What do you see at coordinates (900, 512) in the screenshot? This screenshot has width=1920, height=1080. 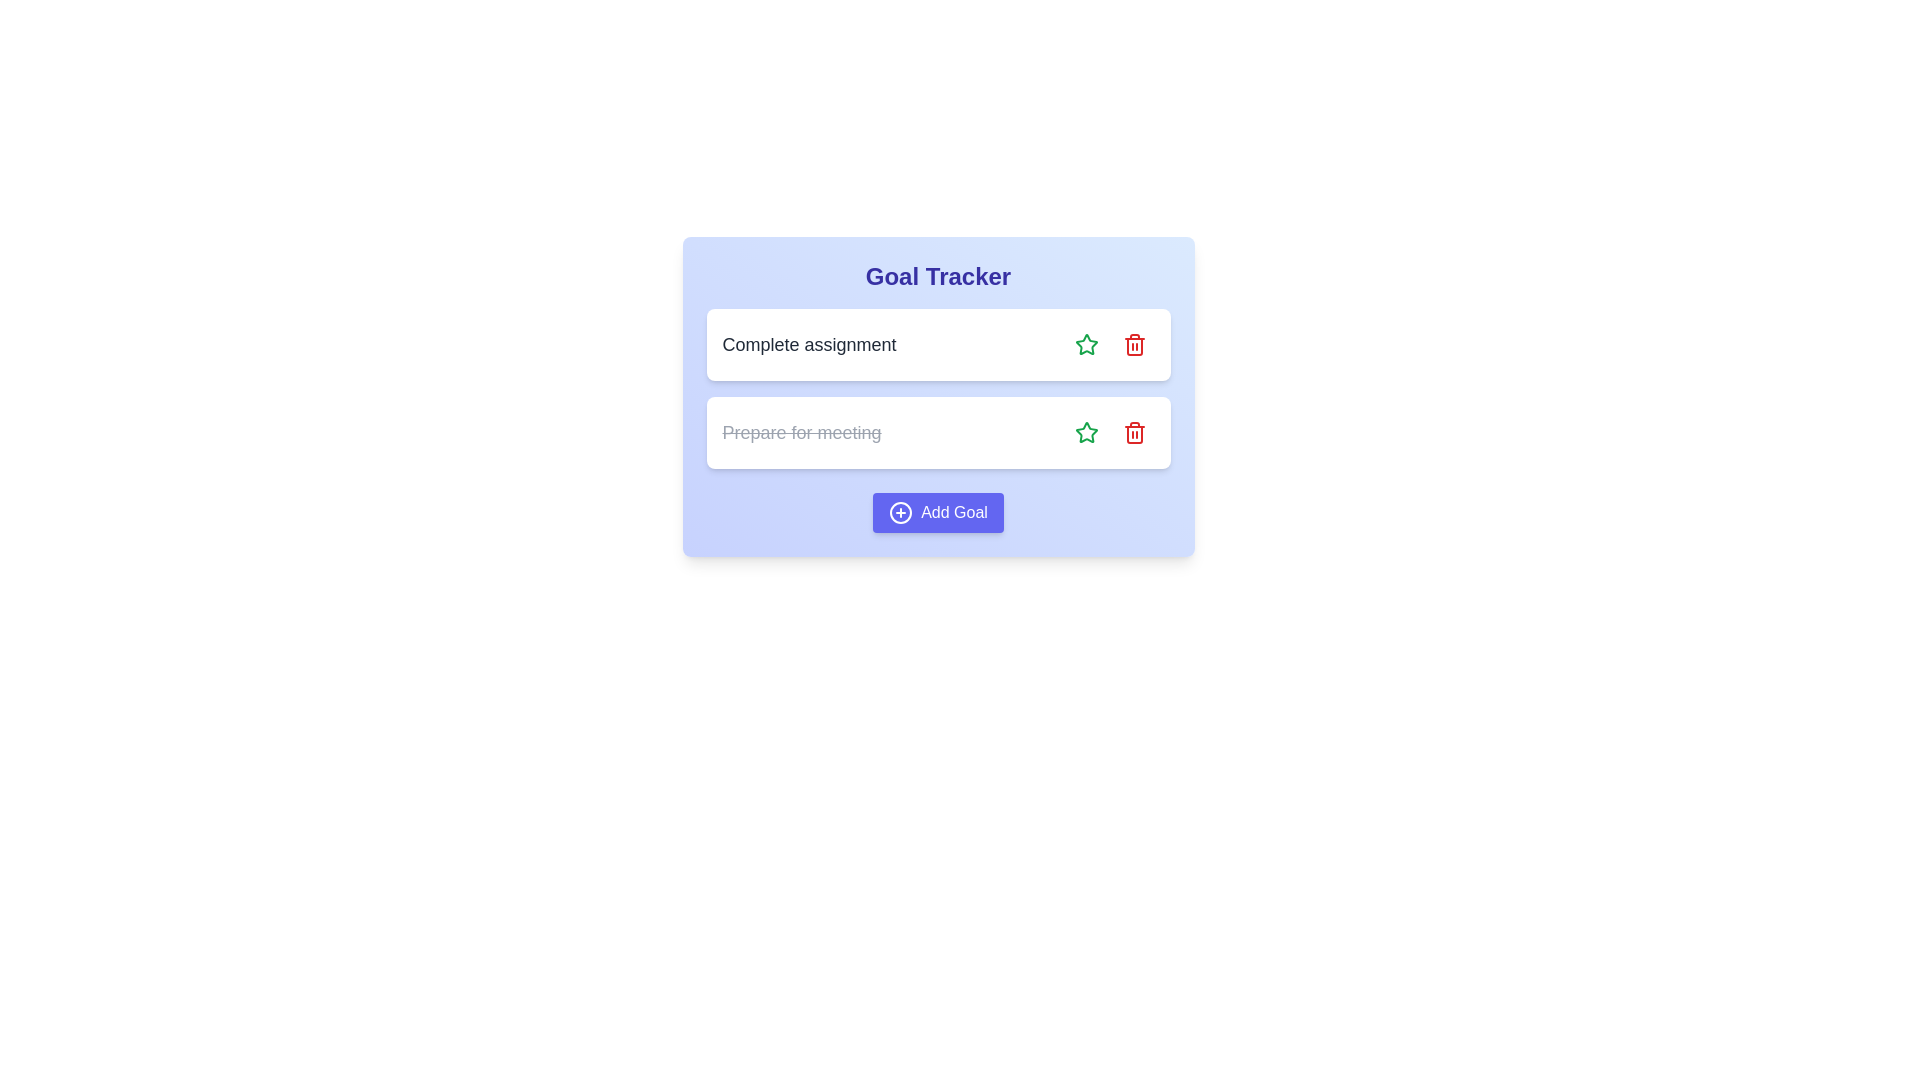 I see `the circular graphic icon with a blue background and a white outline that features a plus sign at its center, located to the left of the 'Add Goal' text within the 'Add Goal' button` at bounding box center [900, 512].